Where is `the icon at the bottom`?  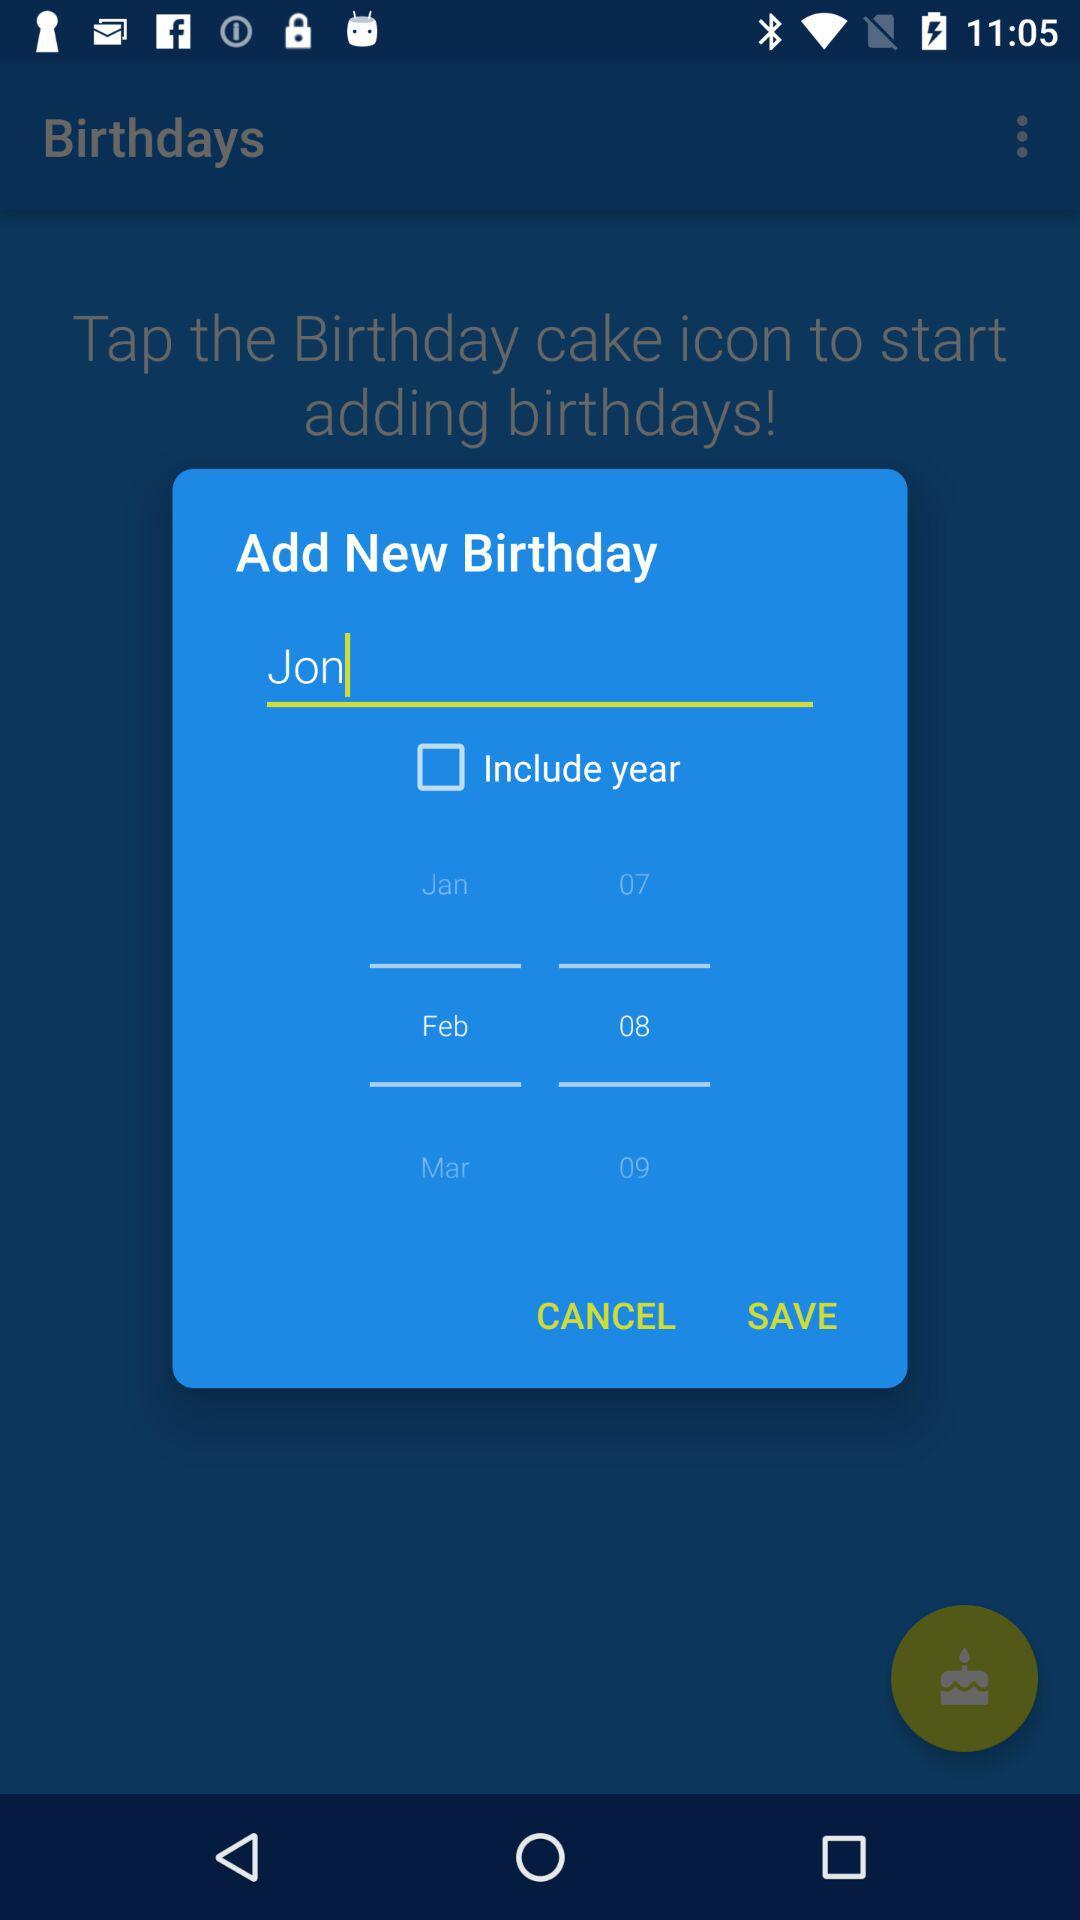
the icon at the bottom is located at coordinates (605, 1314).